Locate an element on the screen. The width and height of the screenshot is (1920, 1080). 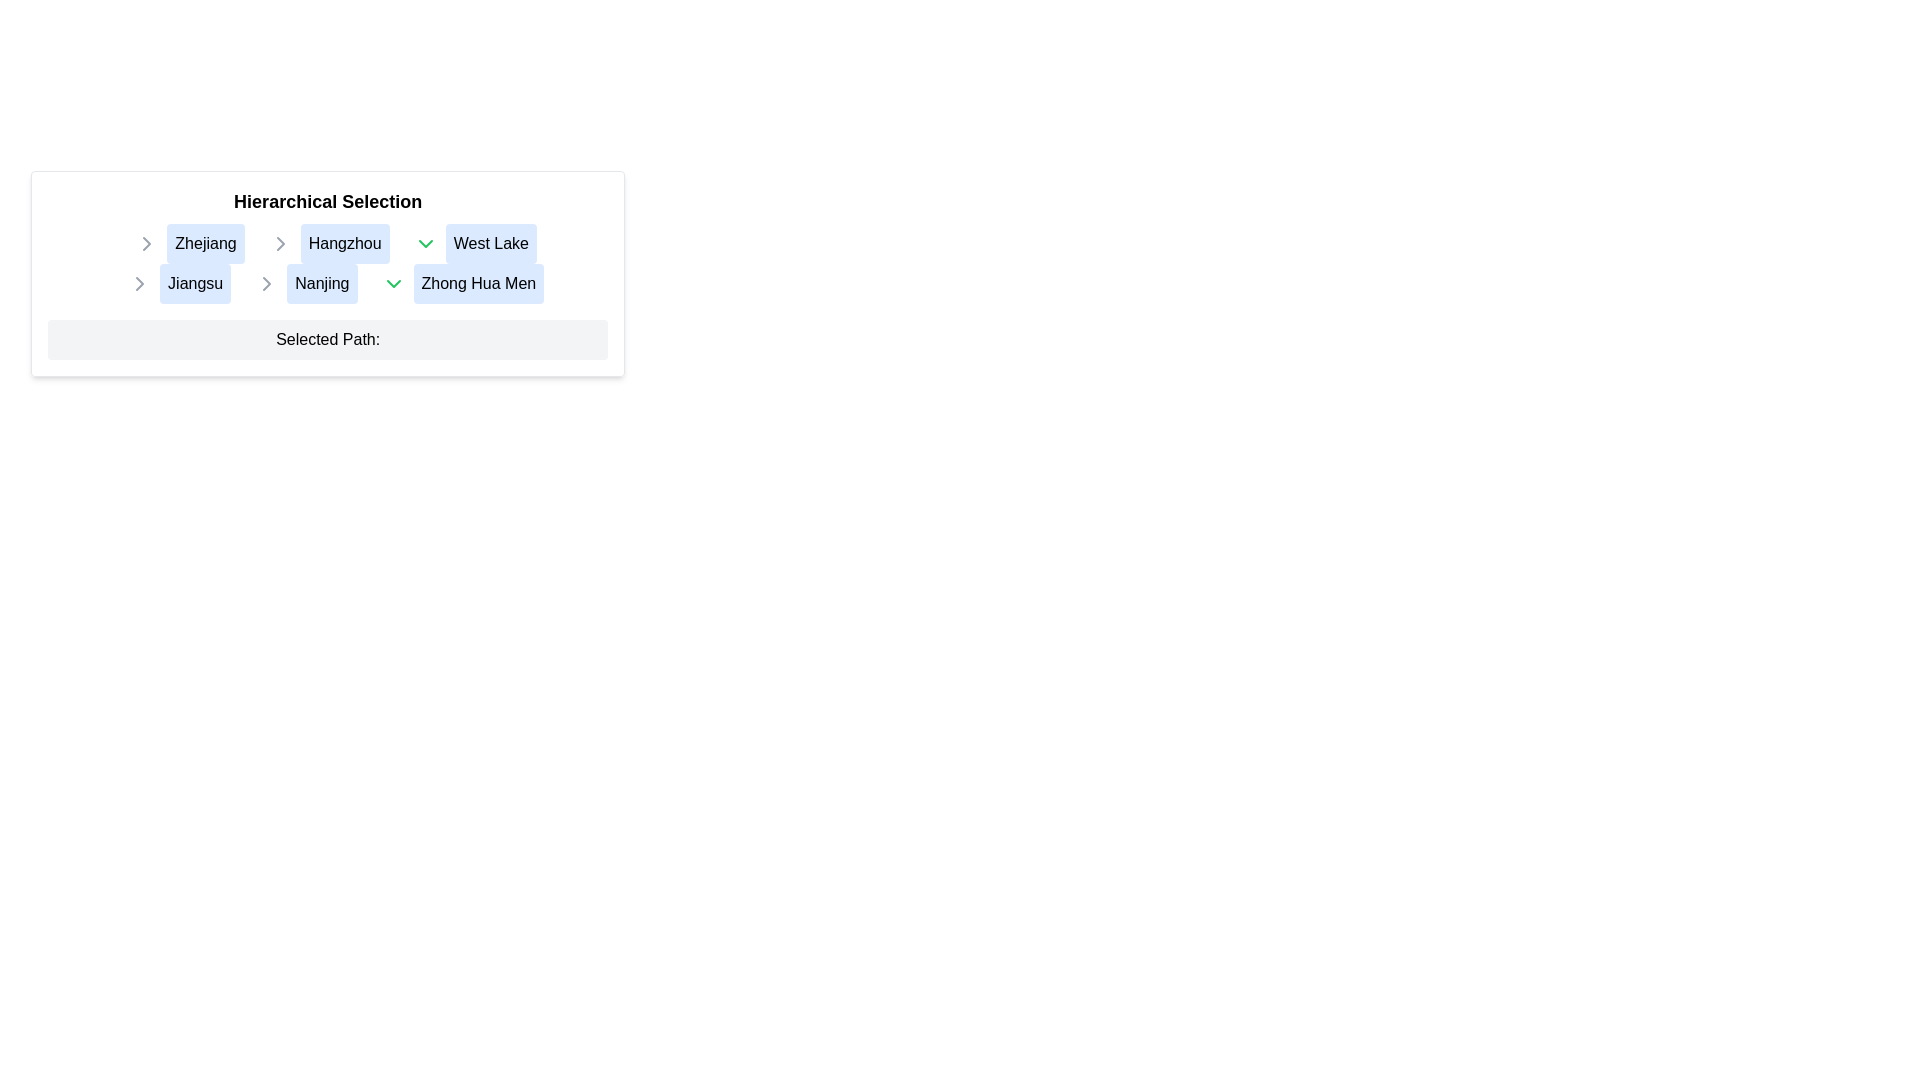
the button labeled 'Zhong Hua Men' which is styled with a light blue background and is part of the dropdown for 'Jiangsu -> Nanjing' is located at coordinates (477, 284).